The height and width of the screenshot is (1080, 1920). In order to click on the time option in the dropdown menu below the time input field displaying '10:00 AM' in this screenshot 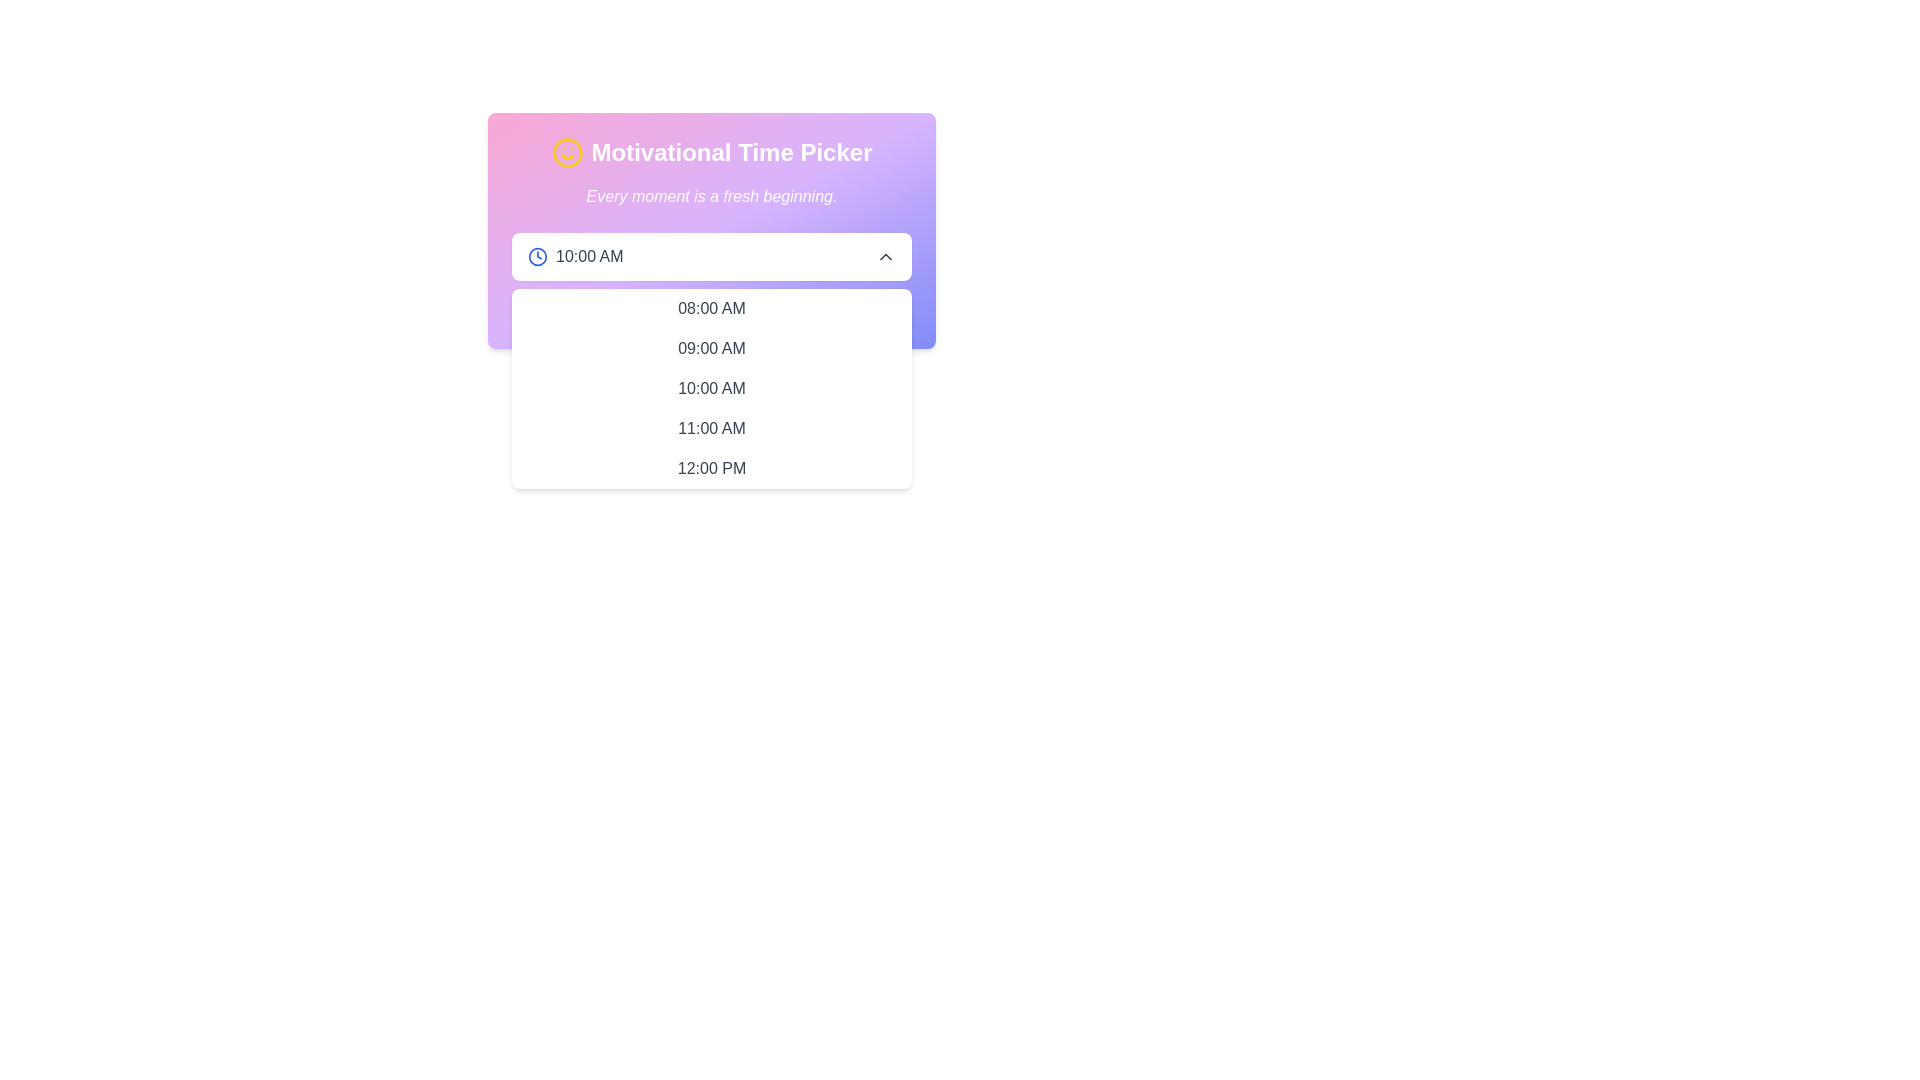, I will do `click(711, 389)`.